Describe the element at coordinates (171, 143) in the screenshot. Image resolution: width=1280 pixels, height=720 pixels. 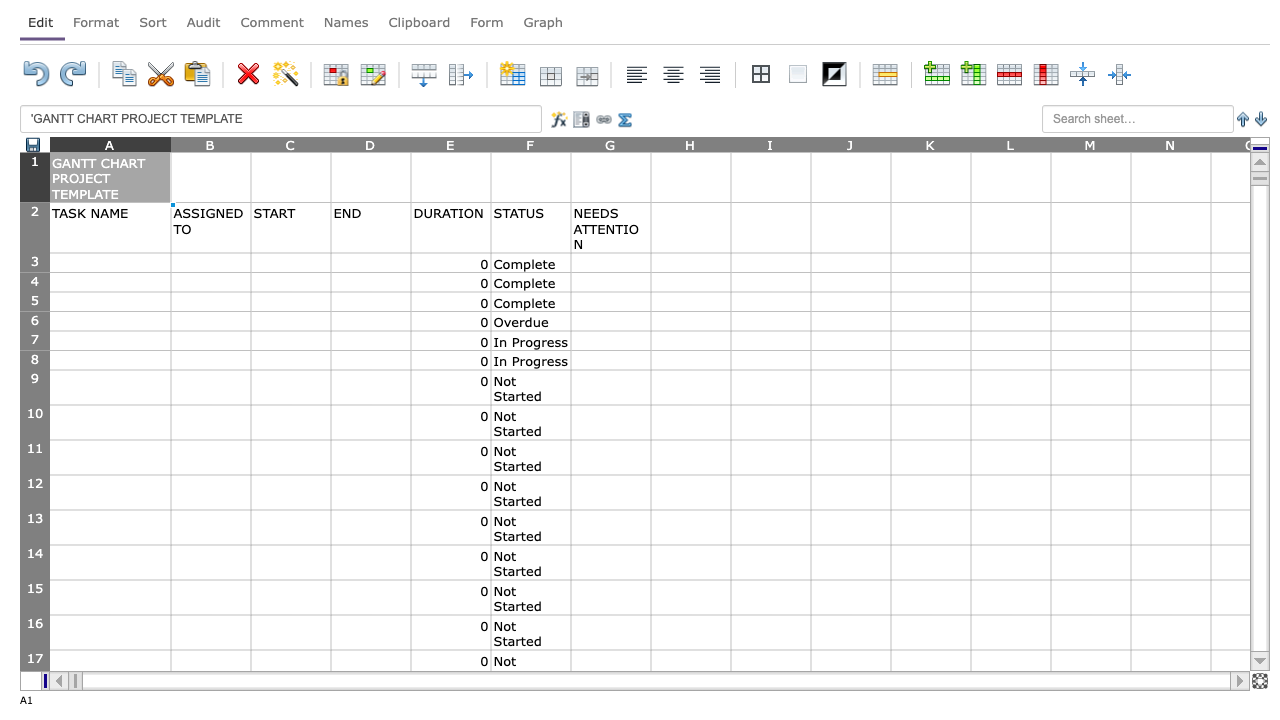
I see `the right edge of column A, for next step resizing the column` at that location.